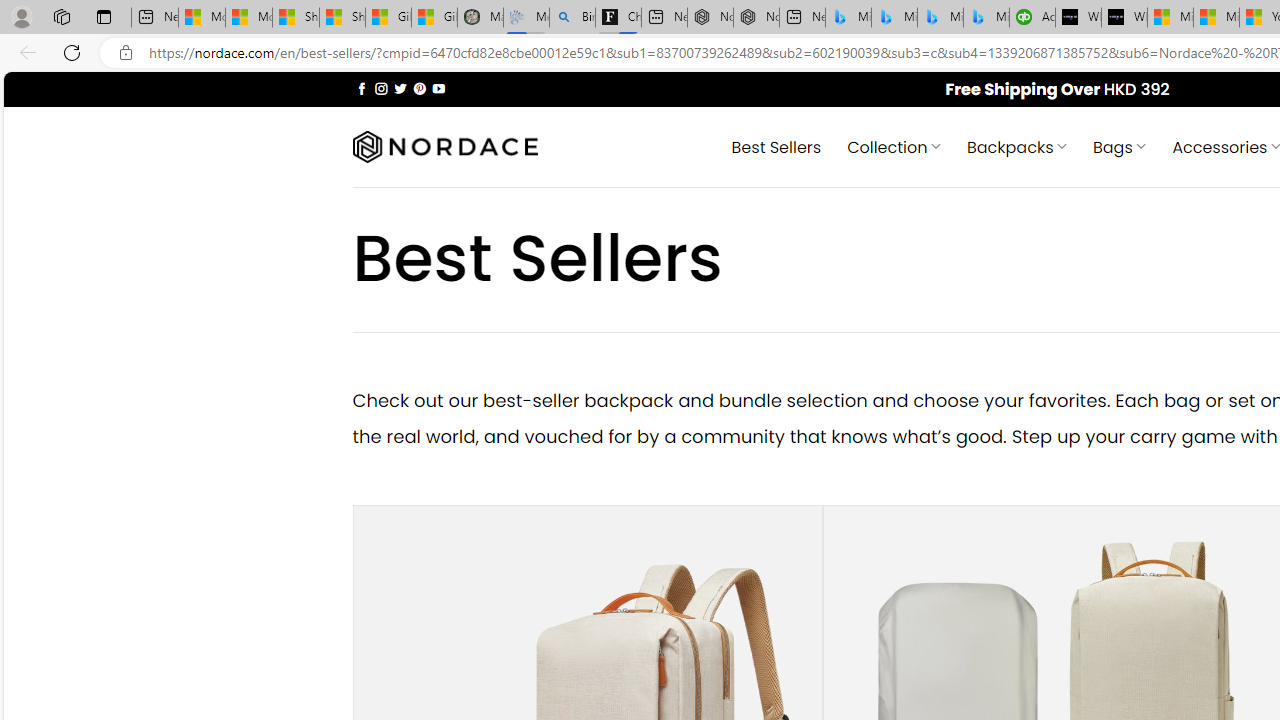 Image resolution: width=1280 pixels, height=720 pixels. What do you see at coordinates (617, 17) in the screenshot?
I see `'Chloe Sorvino'` at bounding box center [617, 17].